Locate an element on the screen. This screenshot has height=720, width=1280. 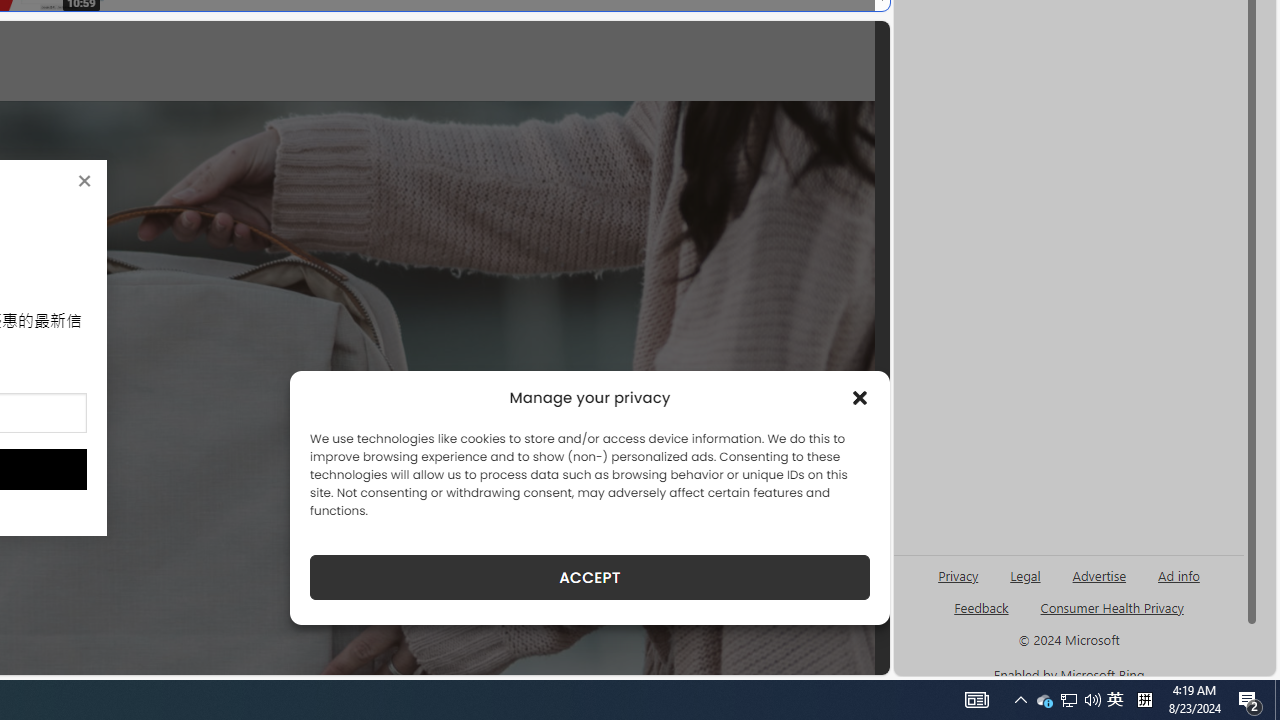
'Action Center, 2 new notifications' is located at coordinates (1250, 698).